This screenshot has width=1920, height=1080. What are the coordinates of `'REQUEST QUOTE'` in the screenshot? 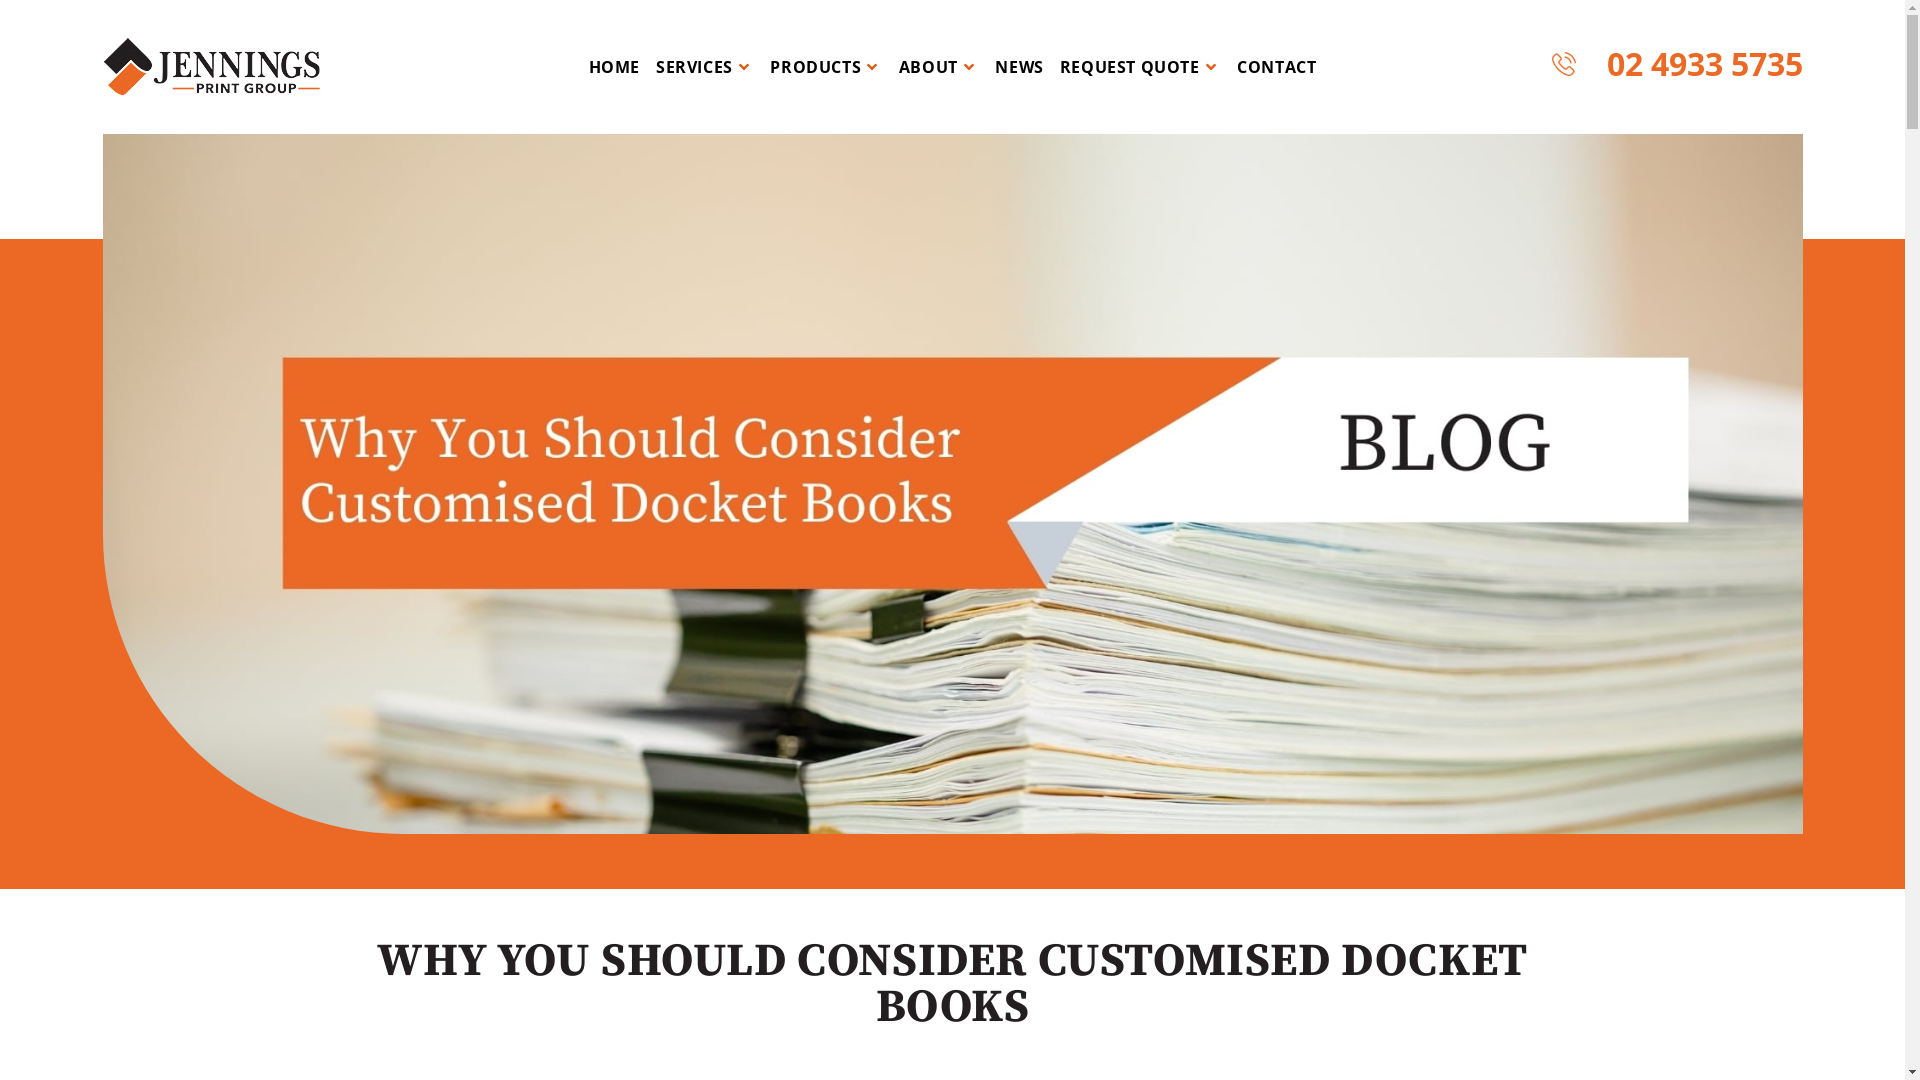 It's located at (1140, 65).